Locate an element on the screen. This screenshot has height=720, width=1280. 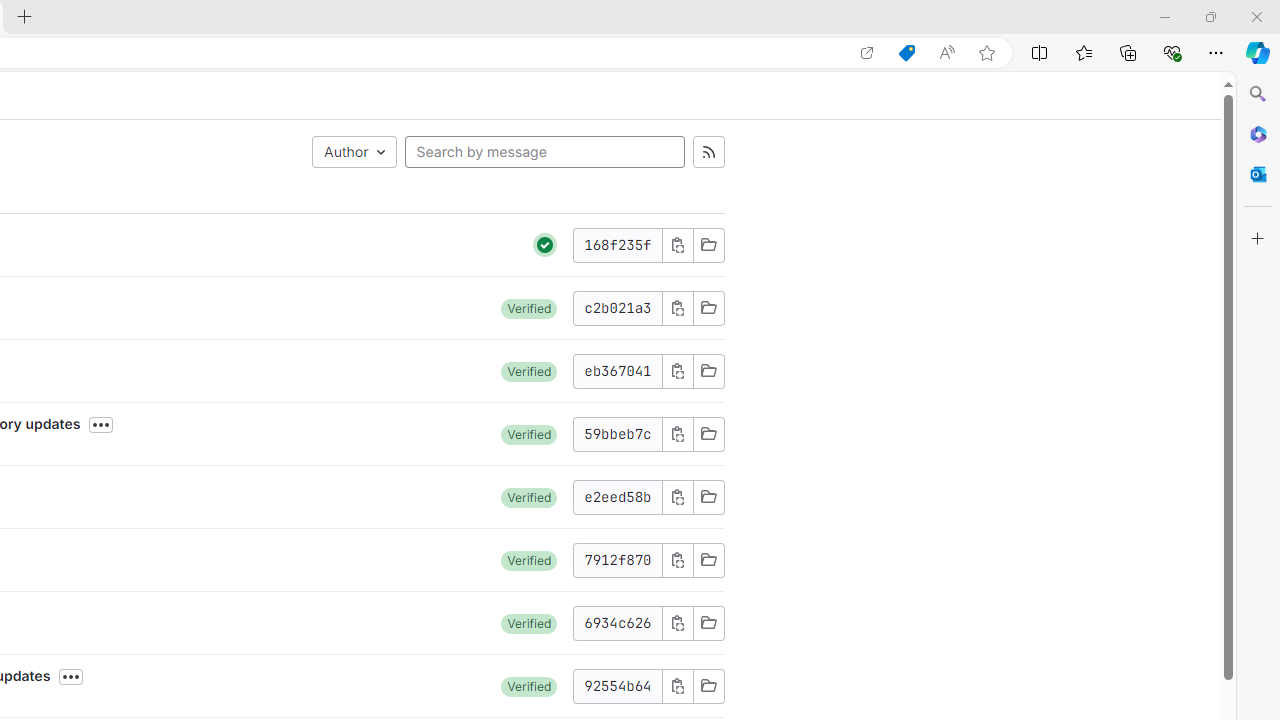
'Customize' is located at coordinates (1257, 238).